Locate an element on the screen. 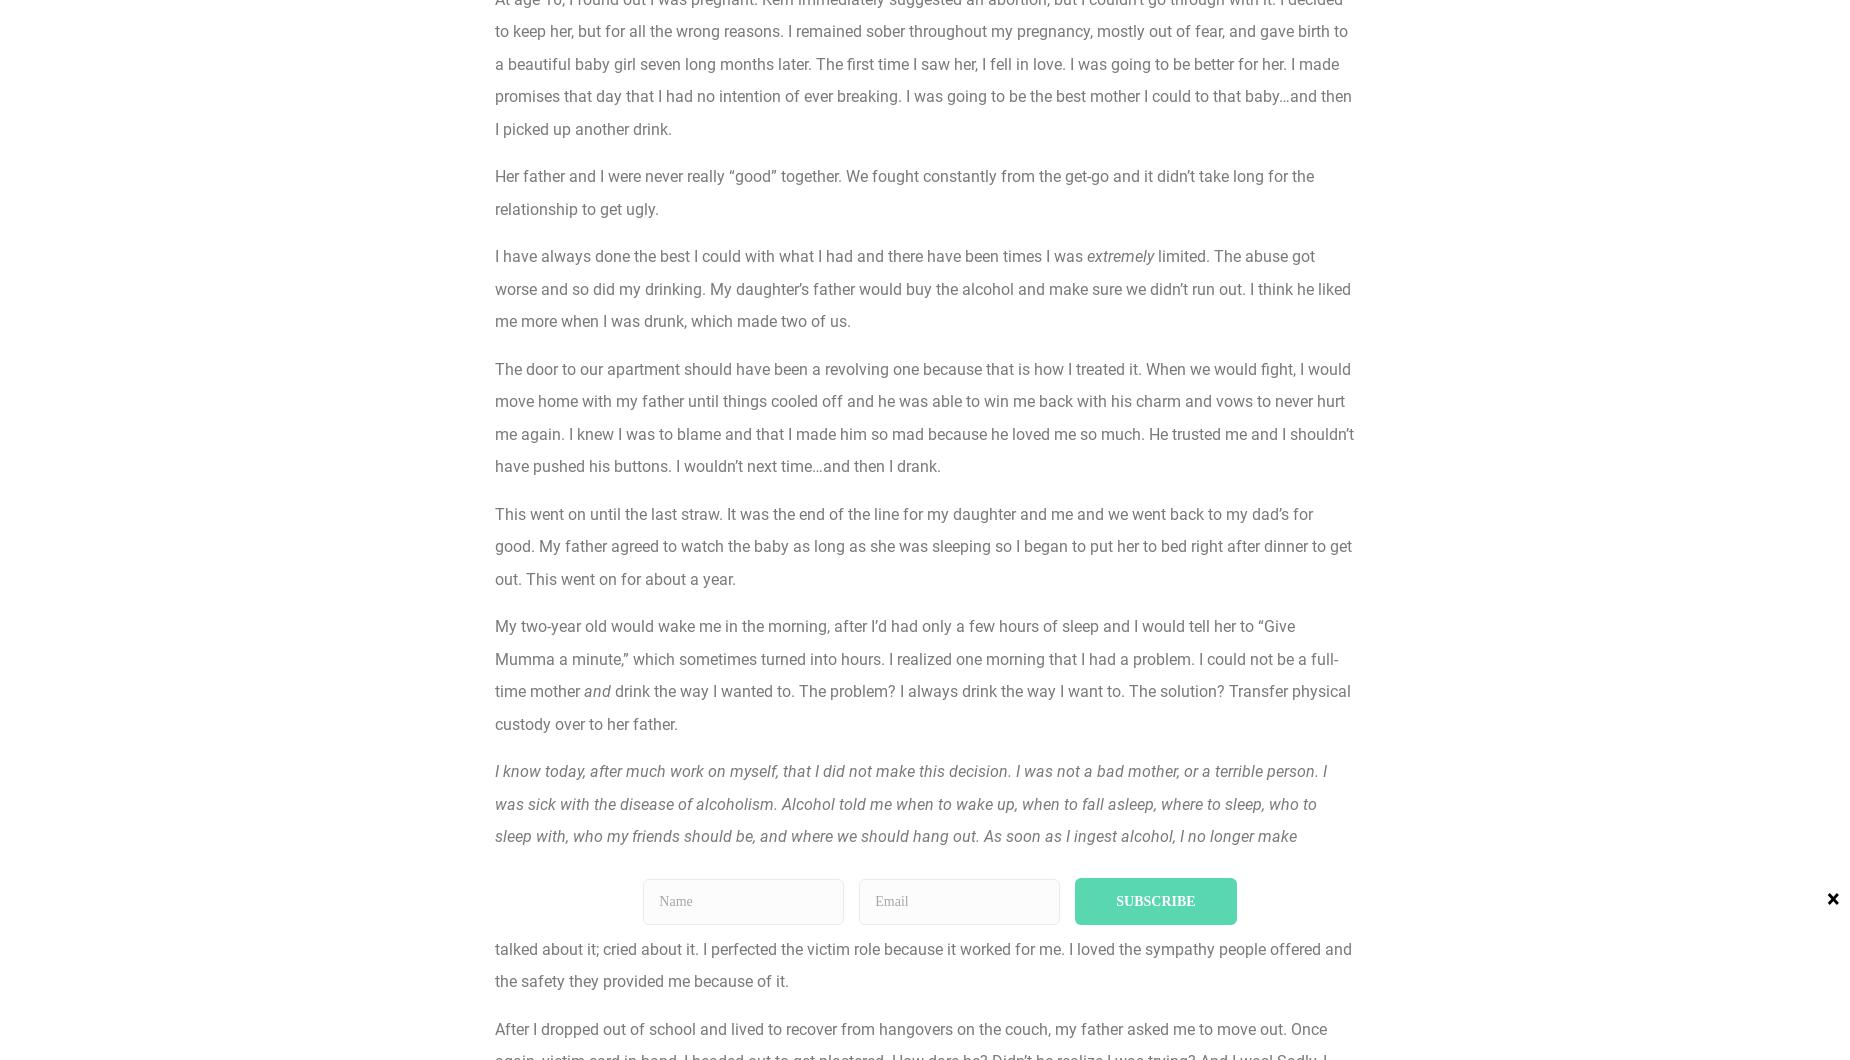 This screenshot has height=1060, width=1850. 'Her father and I were never really “good” together. We fought constantly from the get-go and it didn’t take long for the relationship to get ugly.' is located at coordinates (904, 191).